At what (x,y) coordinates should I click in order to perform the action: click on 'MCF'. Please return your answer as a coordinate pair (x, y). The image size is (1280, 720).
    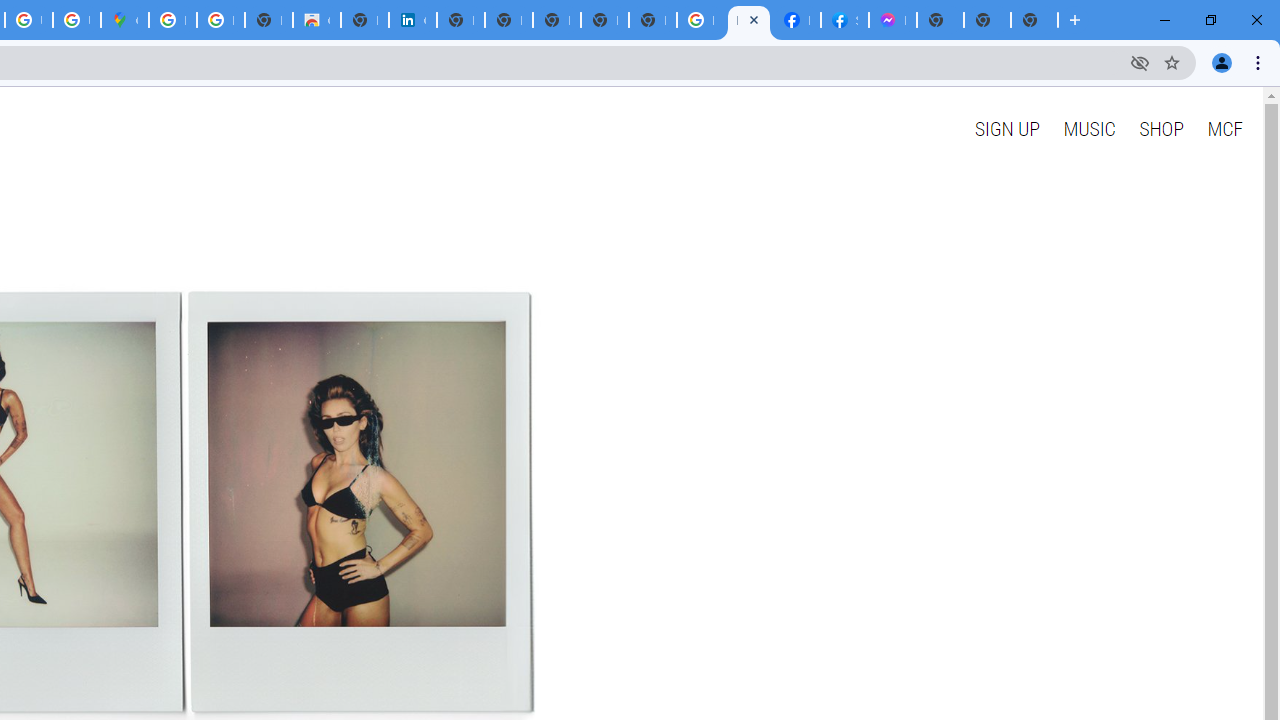
    Looking at the image, I should click on (1223, 128).